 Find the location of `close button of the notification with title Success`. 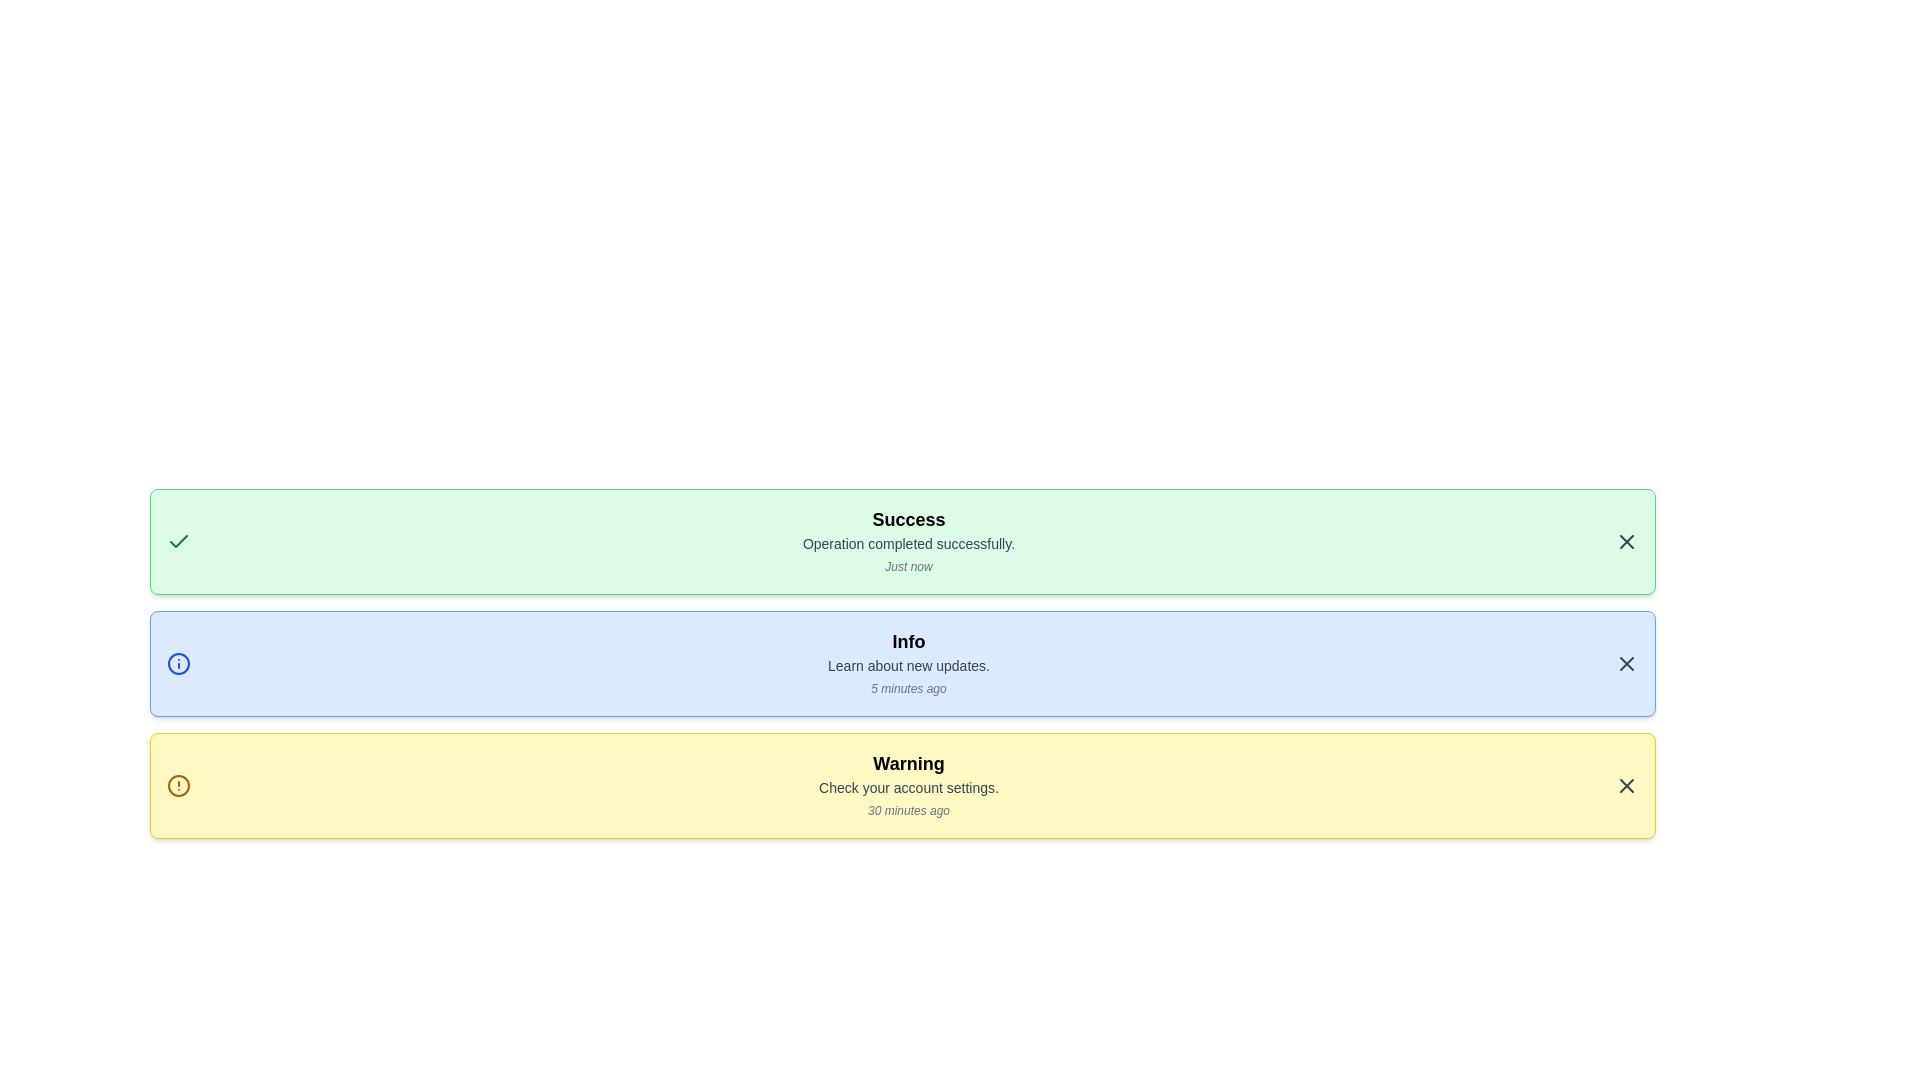

close button of the notification with title Success is located at coordinates (1627, 542).